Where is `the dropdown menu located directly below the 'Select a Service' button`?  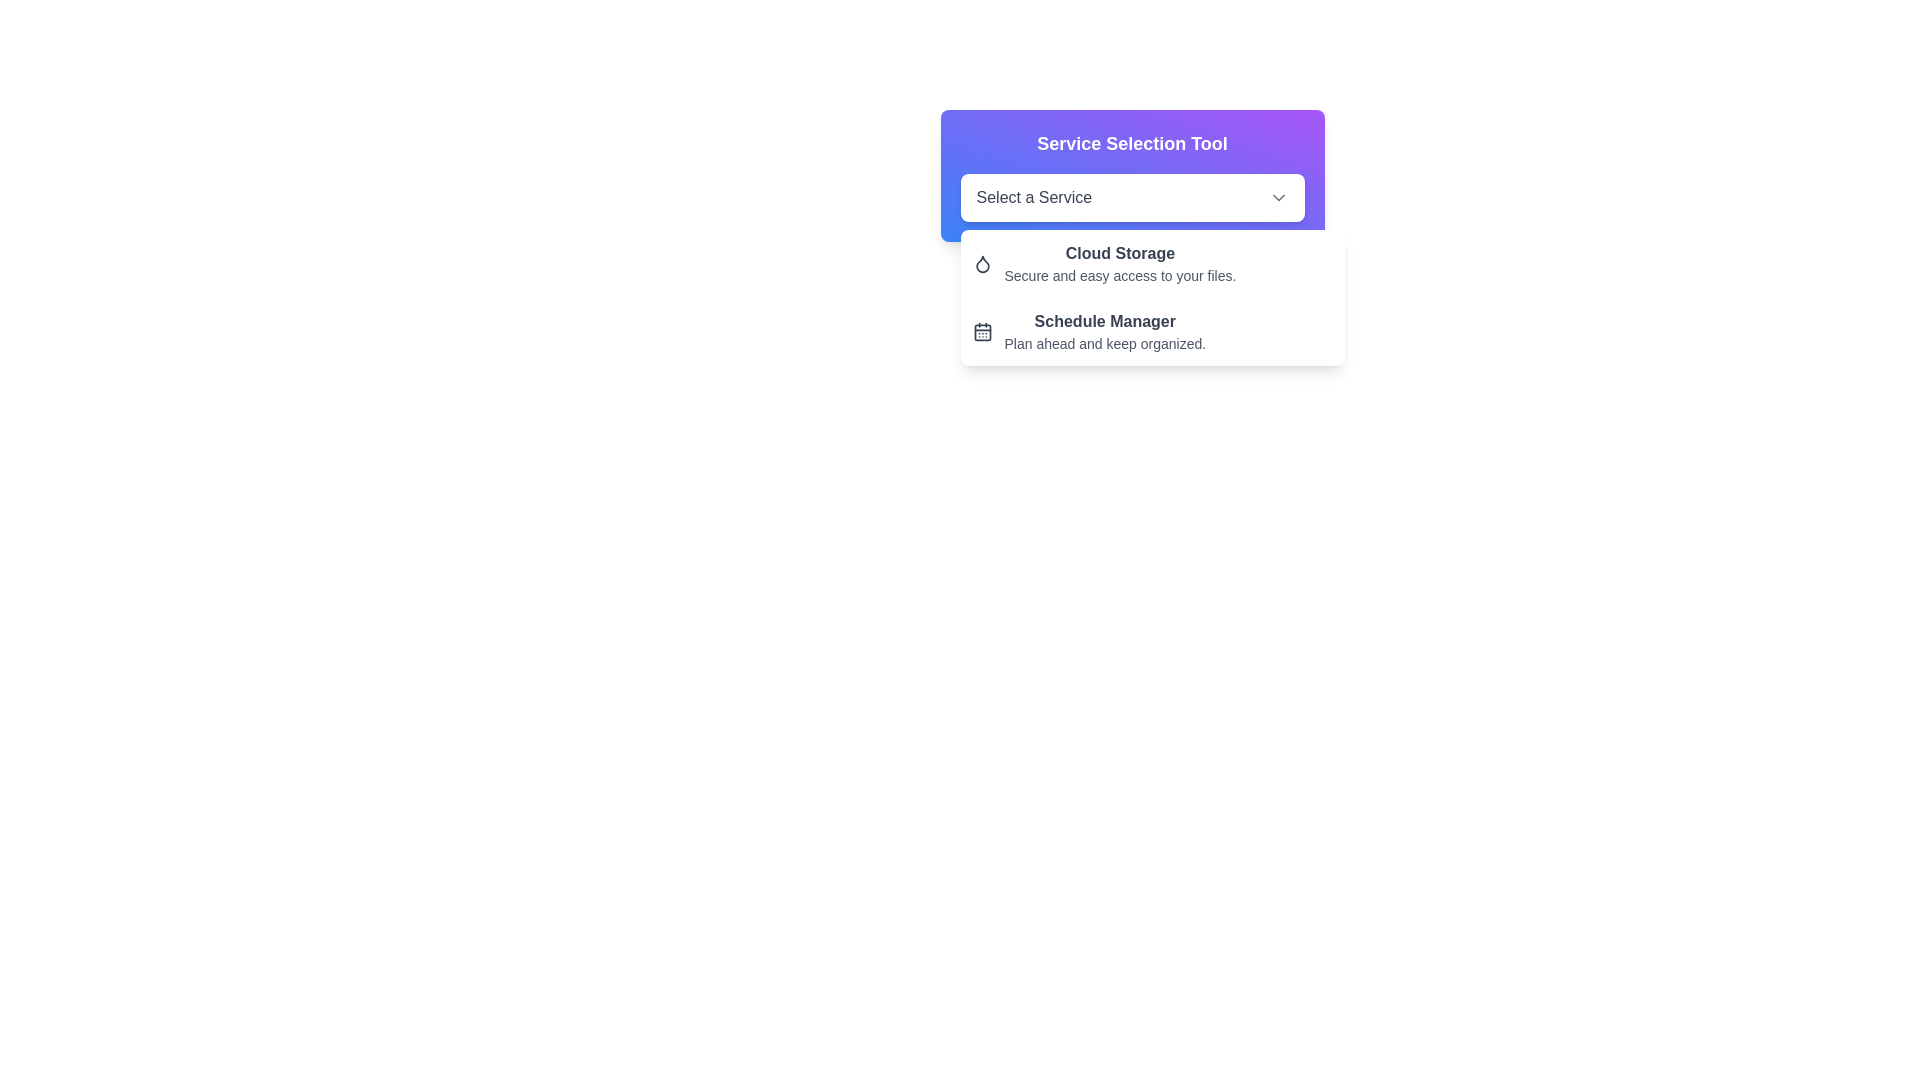
the dropdown menu located directly below the 'Select a Service' button is located at coordinates (1152, 297).